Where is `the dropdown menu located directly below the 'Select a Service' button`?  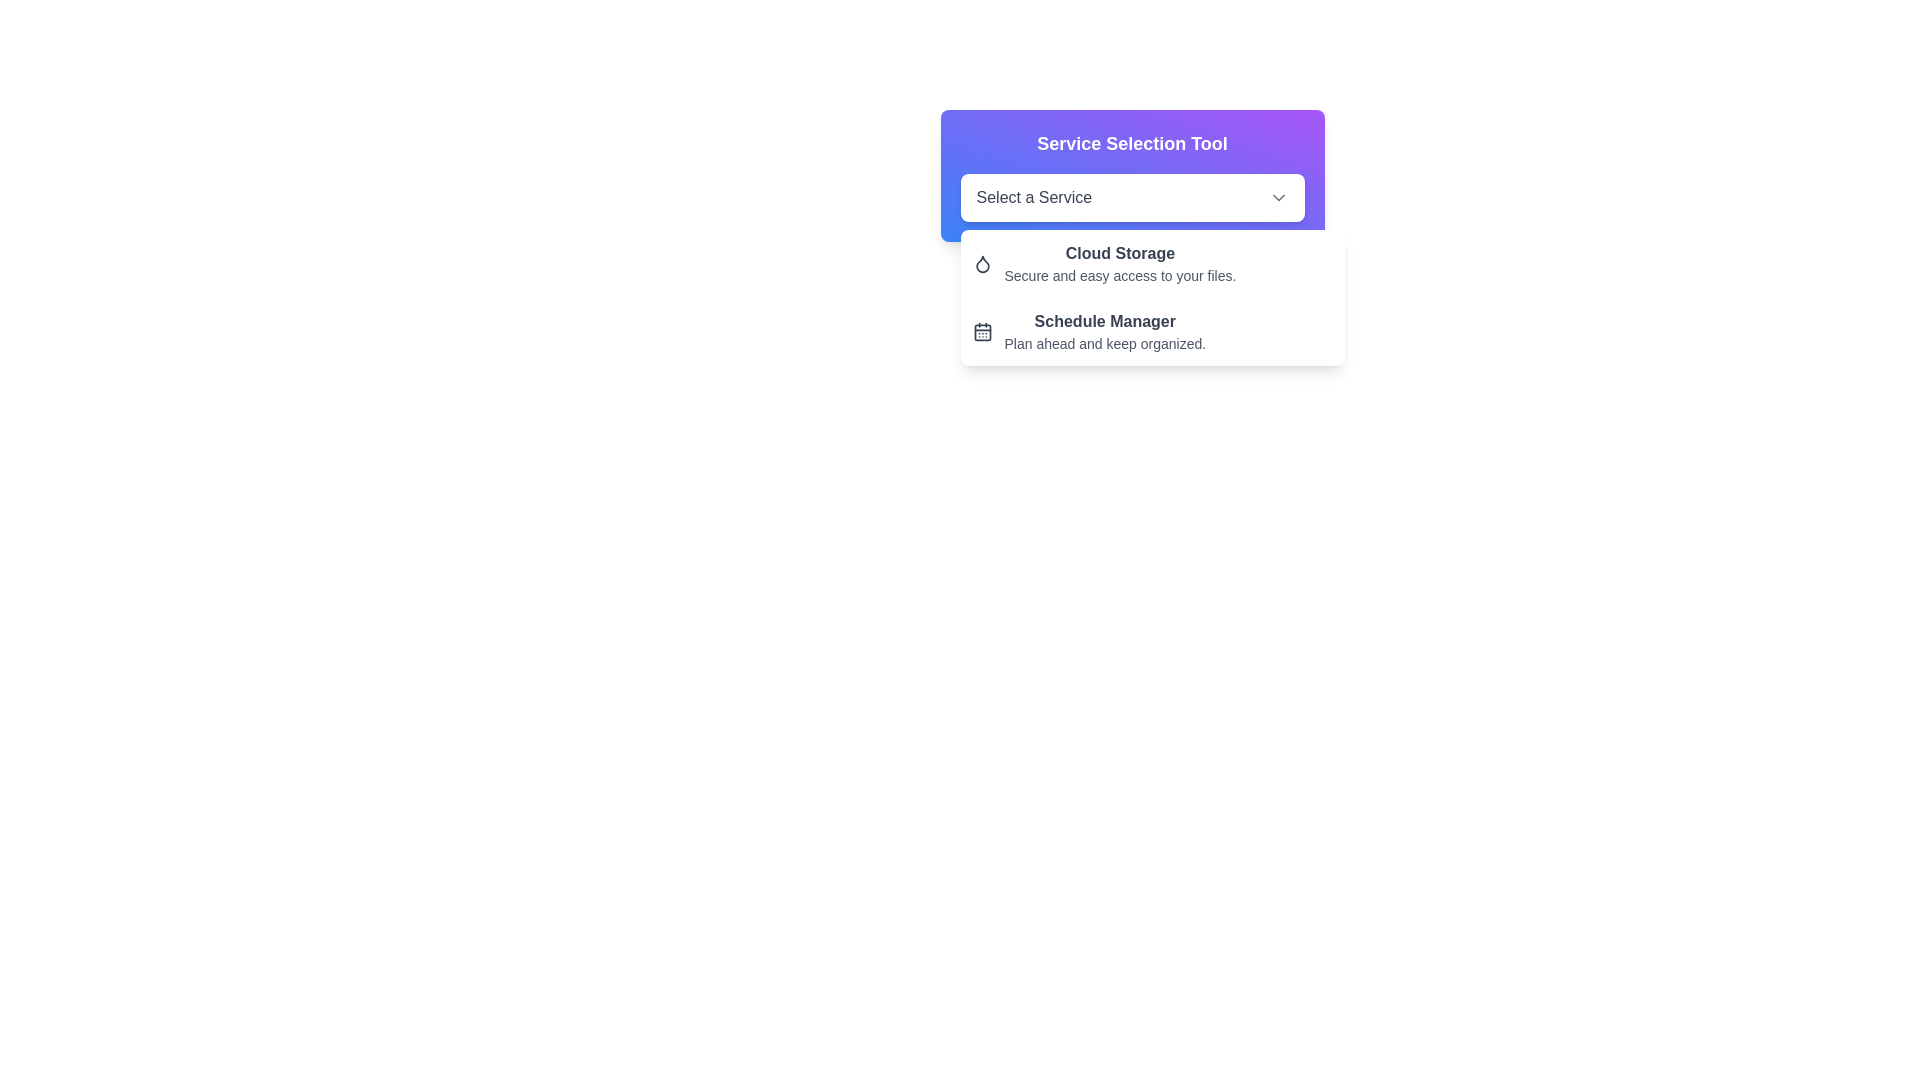
the dropdown menu located directly below the 'Select a Service' button is located at coordinates (1152, 297).